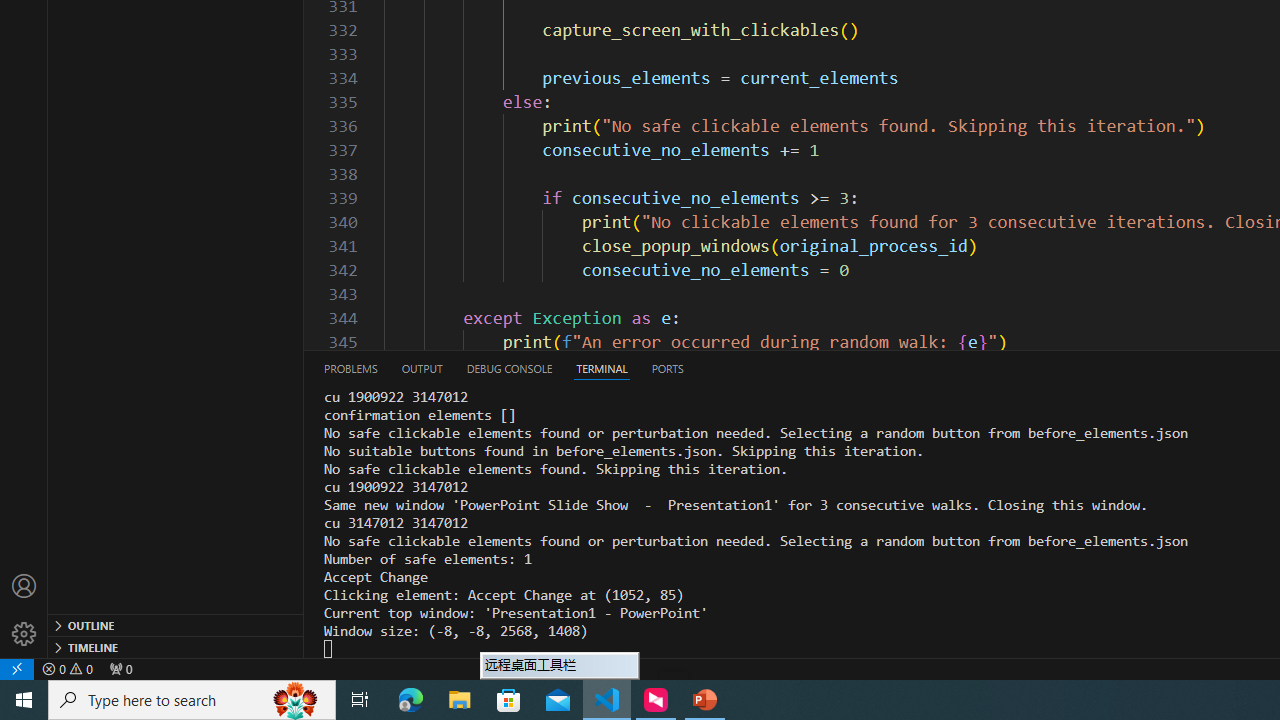 The image size is (1280, 720). Describe the element at coordinates (24, 609) in the screenshot. I see `'Manage'` at that location.